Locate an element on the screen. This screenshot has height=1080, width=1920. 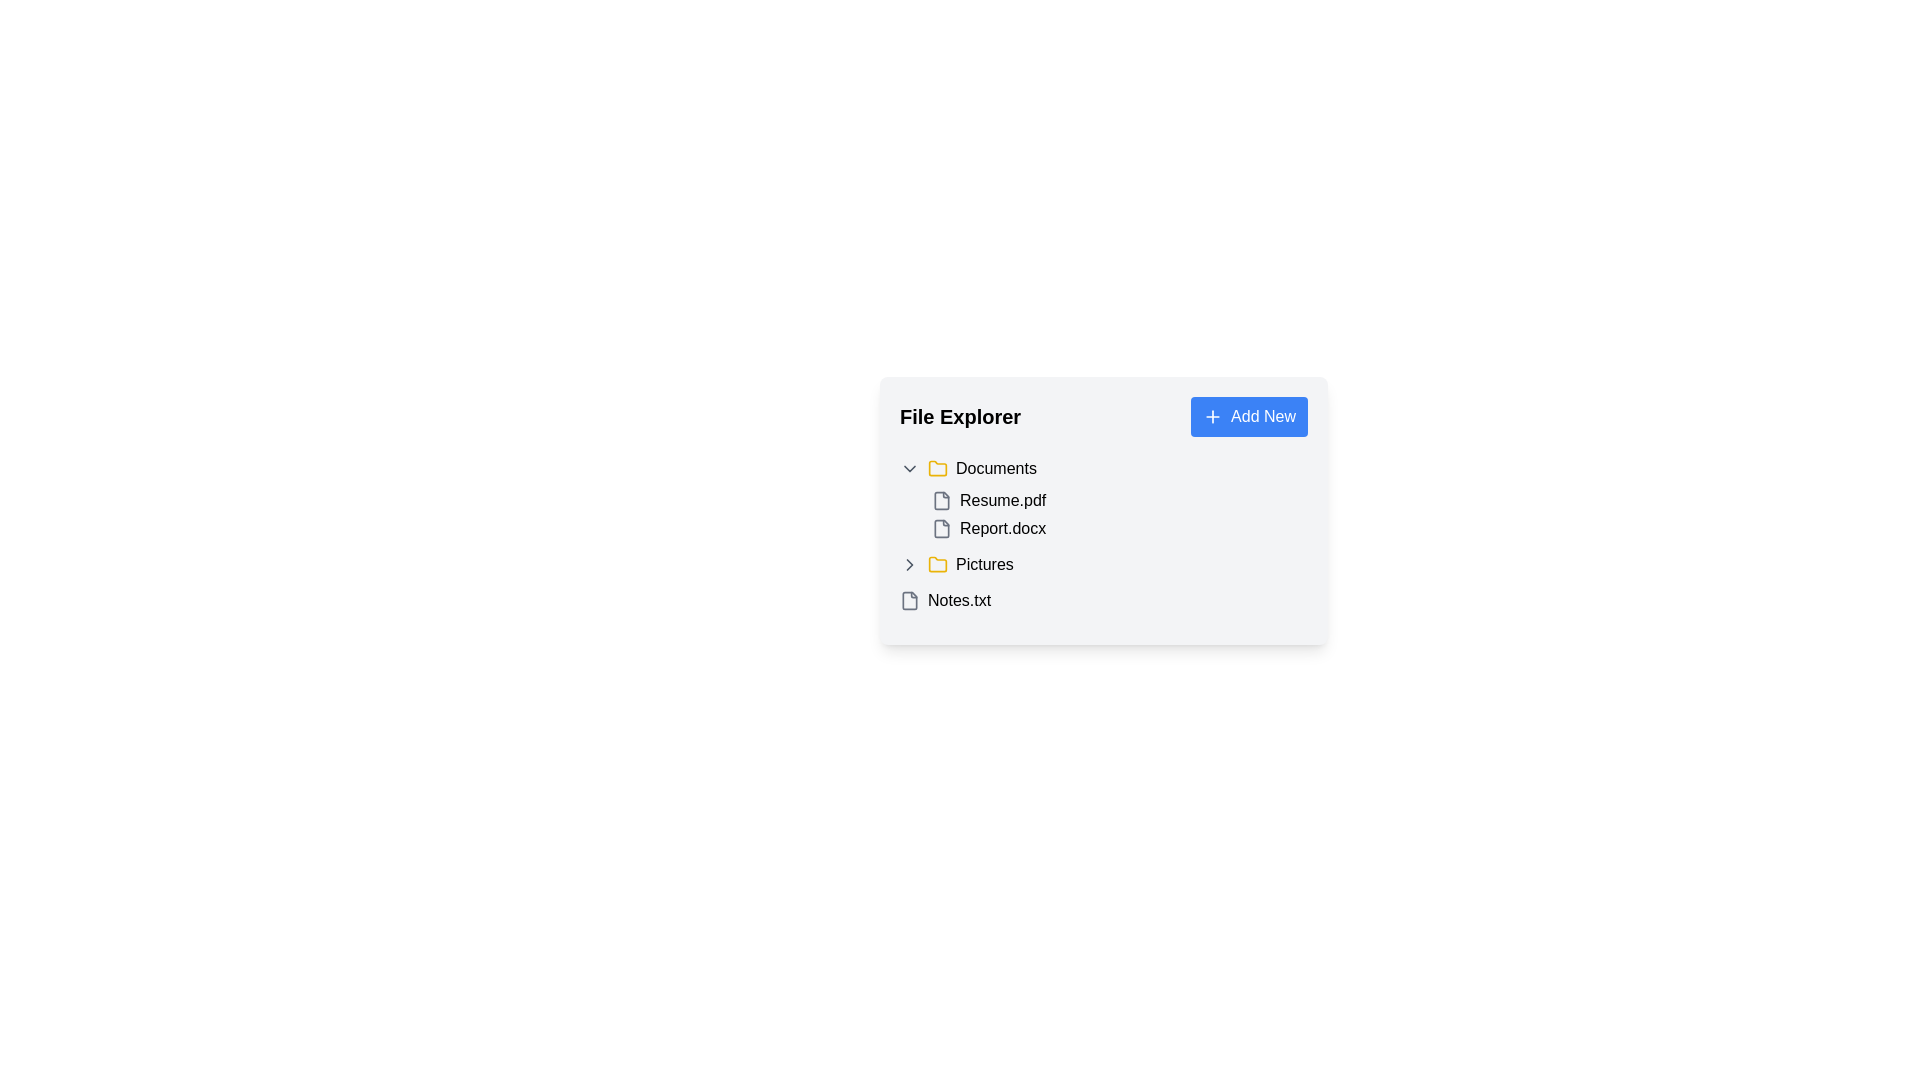
the rectangular button with a blue background and white text reading 'Add New', located at the upper-right side of the 'File Explorer' interface header to receive hover feedback is located at coordinates (1248, 415).